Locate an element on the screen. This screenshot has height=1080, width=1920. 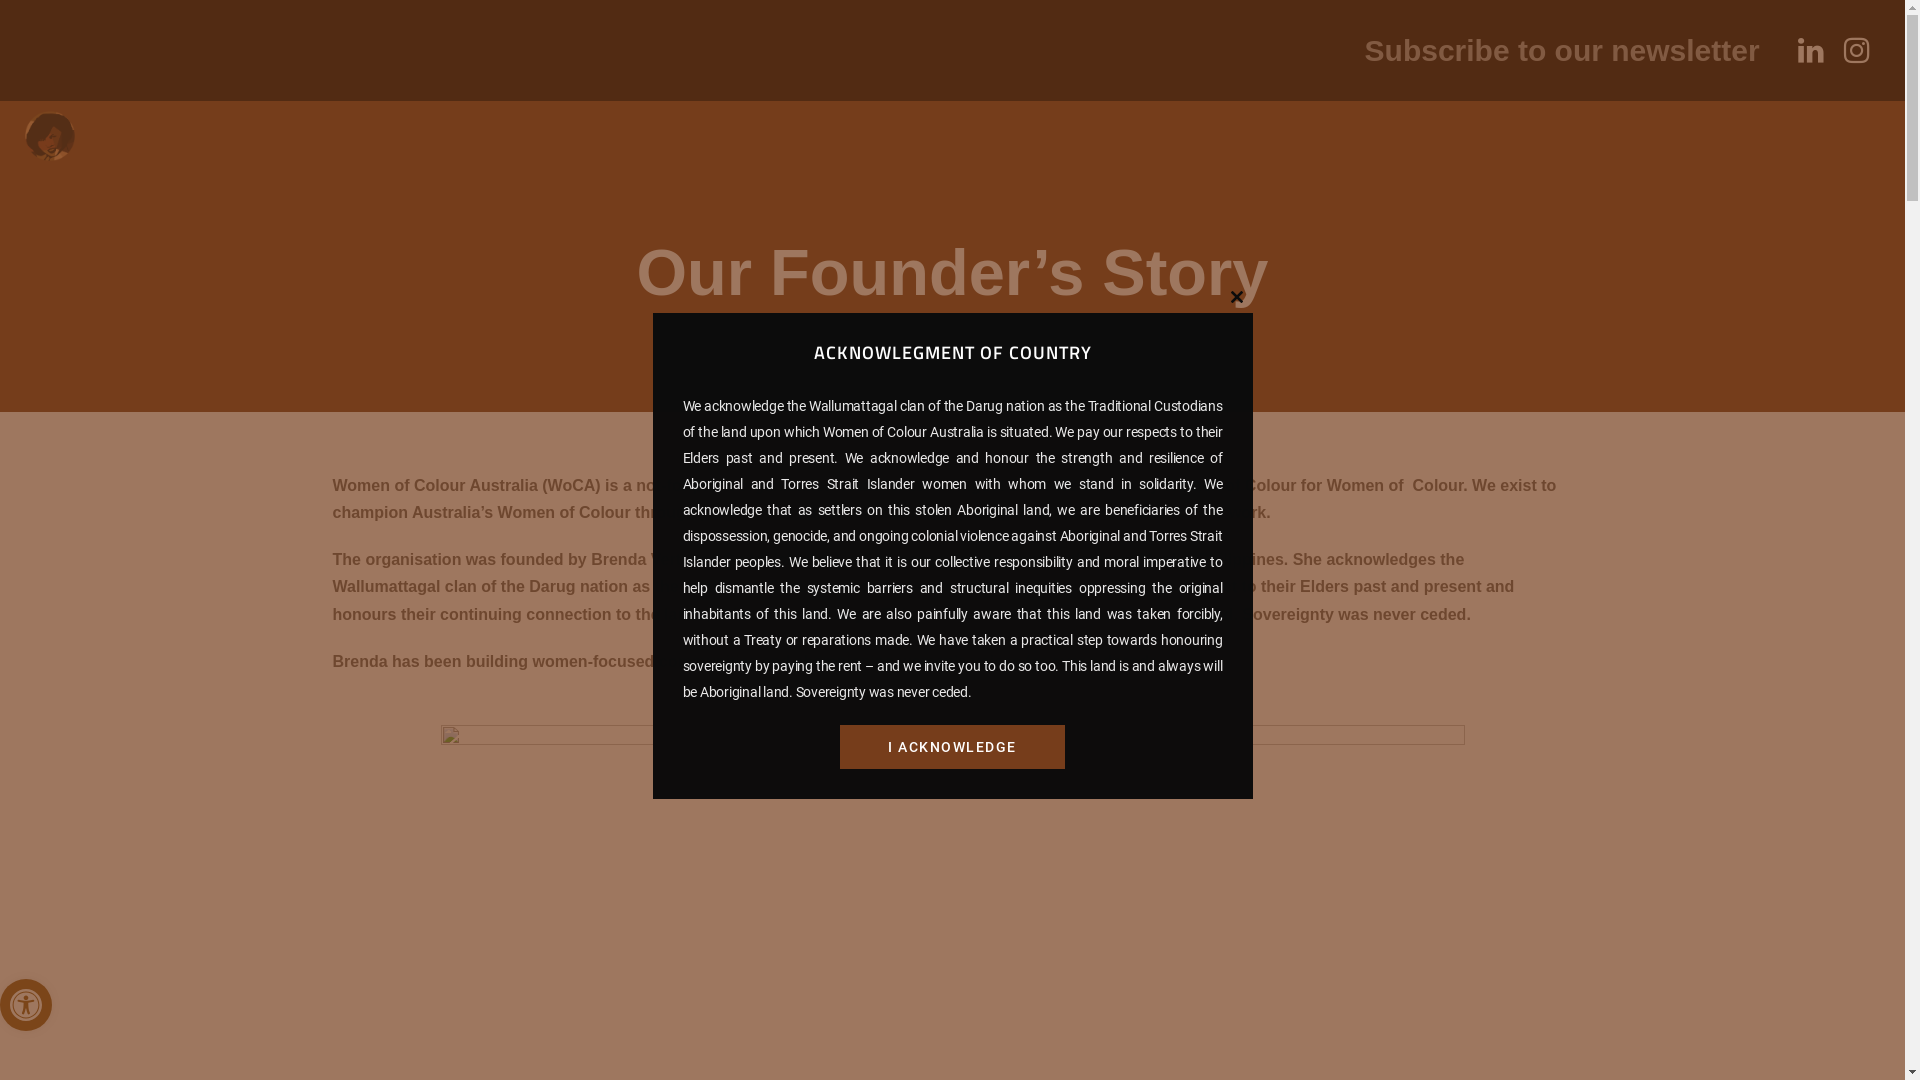
'Subscribe to our newsletter' is located at coordinates (1561, 49).